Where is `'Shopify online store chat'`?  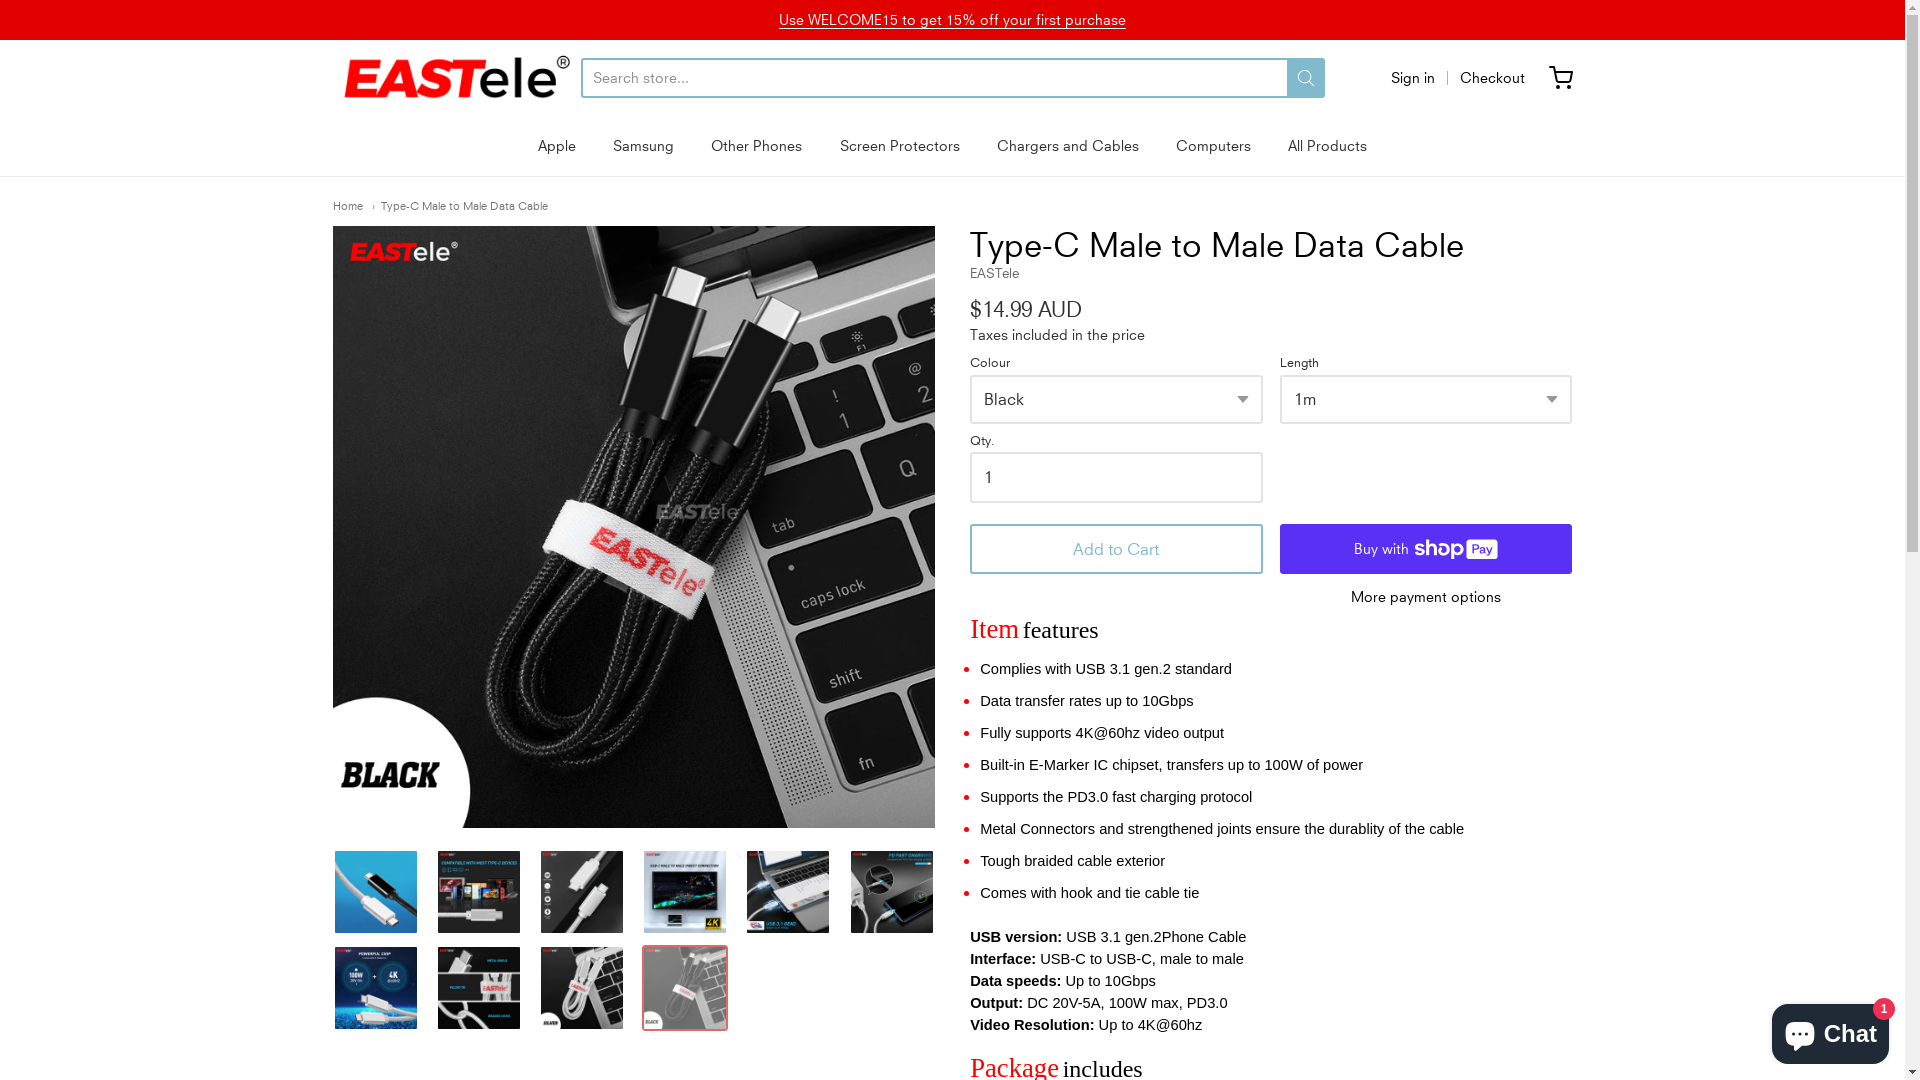
'Shopify online store chat' is located at coordinates (1830, 1029).